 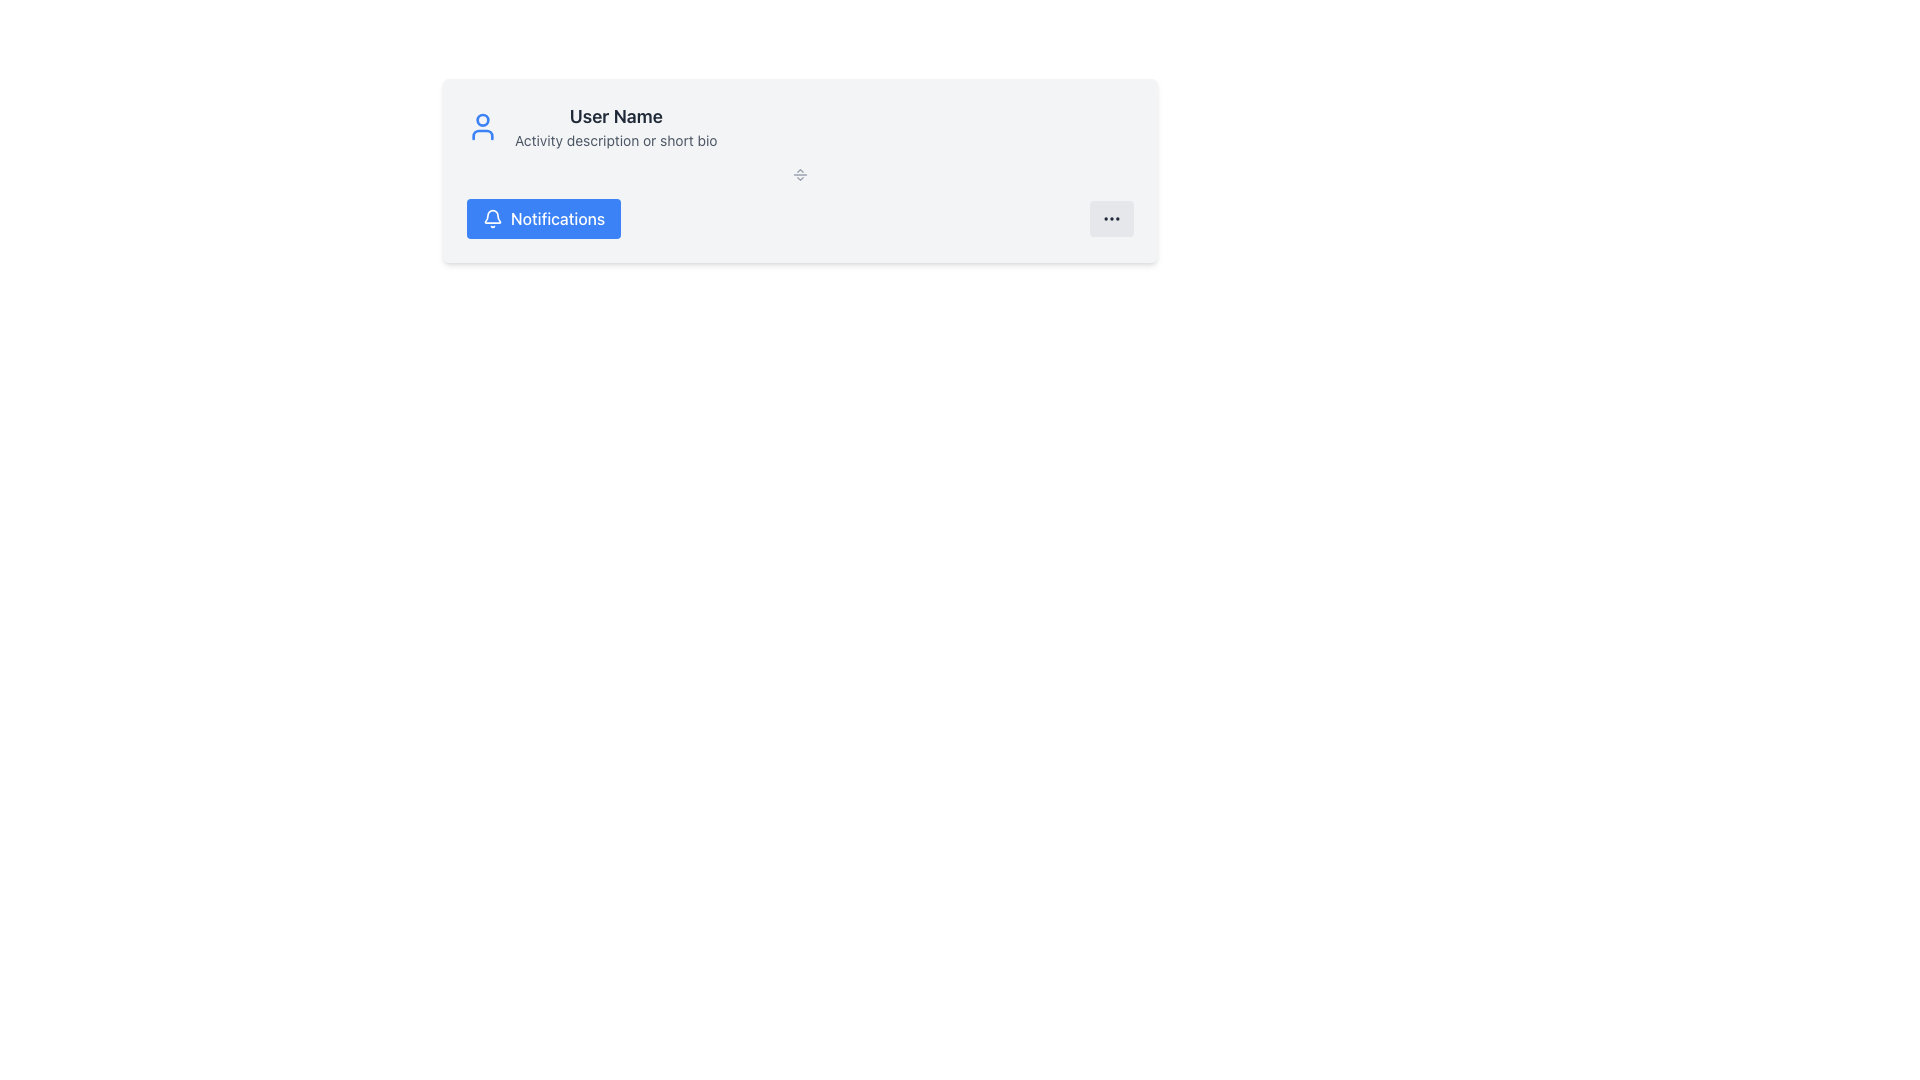 I want to click on the button in the top-right corner of the Notifications section, so click(x=1111, y=219).